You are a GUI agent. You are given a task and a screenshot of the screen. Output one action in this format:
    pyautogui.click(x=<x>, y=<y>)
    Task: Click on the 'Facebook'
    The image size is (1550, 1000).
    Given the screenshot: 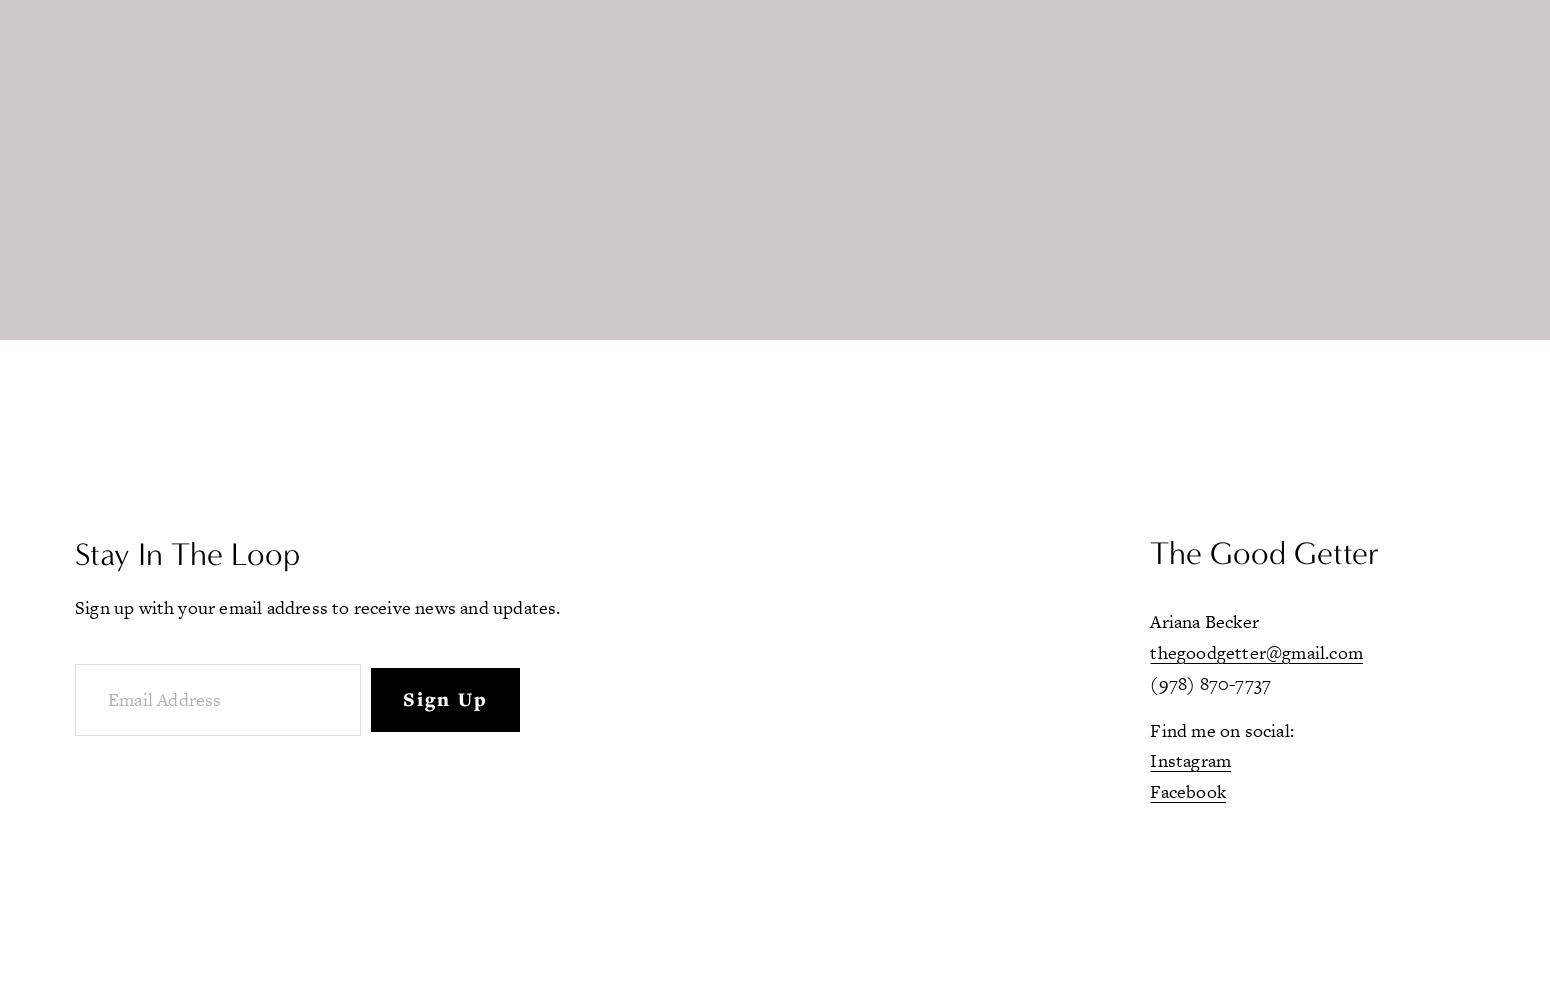 What is the action you would take?
    pyautogui.click(x=1188, y=790)
    